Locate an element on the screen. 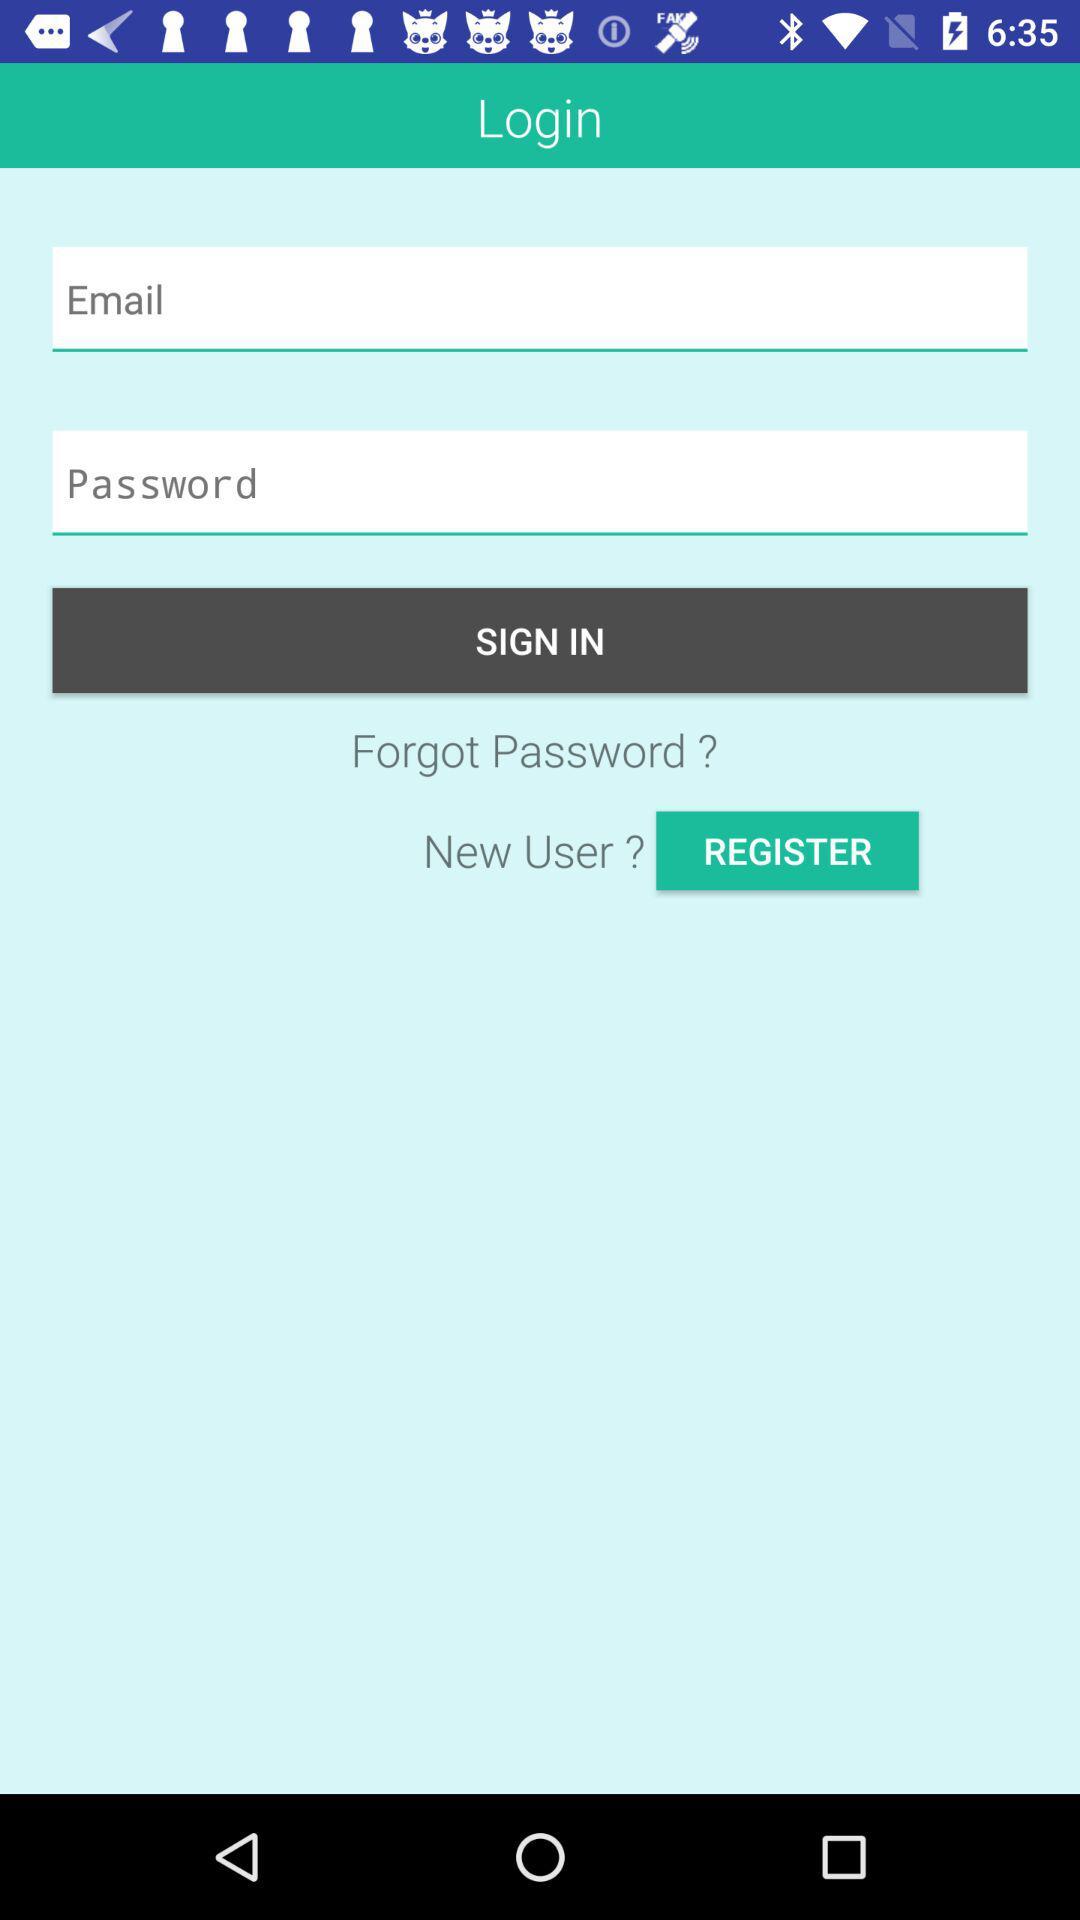 The height and width of the screenshot is (1920, 1080). icon below the sign in item is located at coordinates (540, 748).